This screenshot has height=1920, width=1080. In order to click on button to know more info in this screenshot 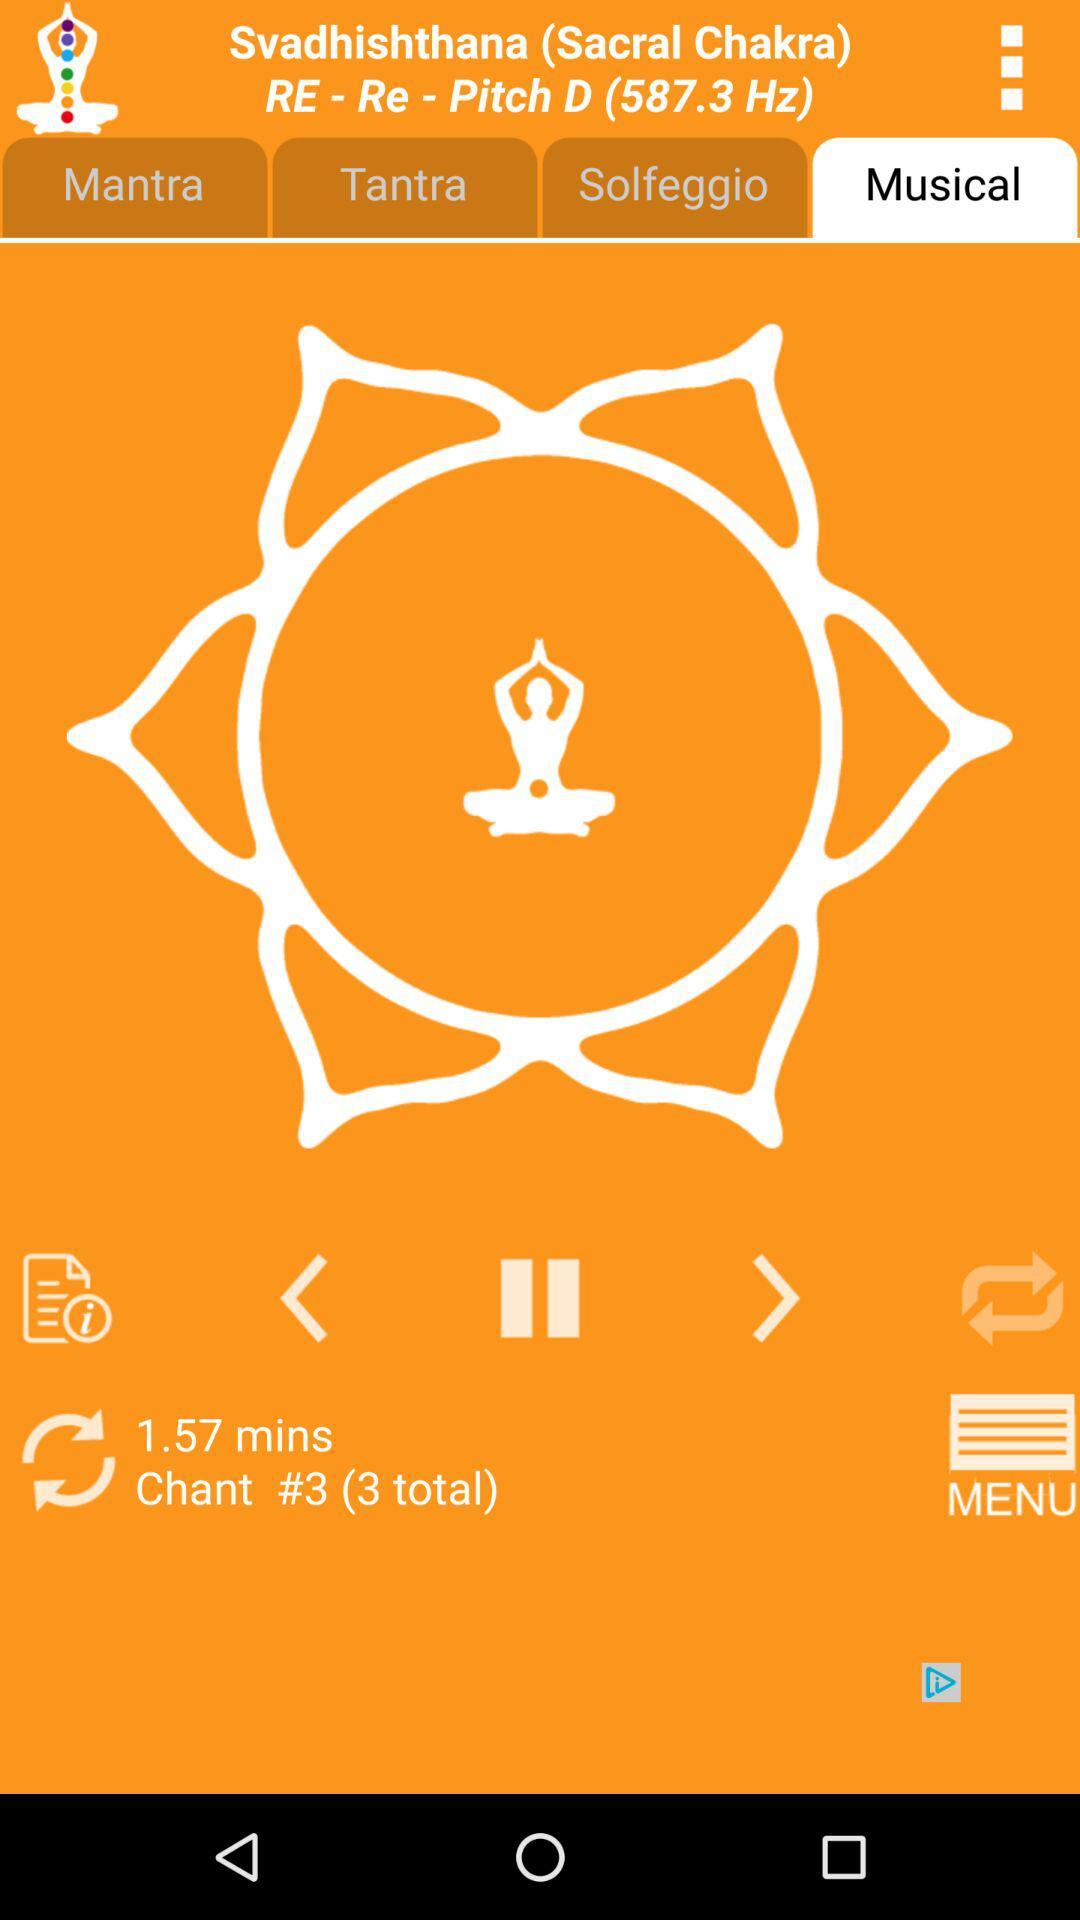, I will do `click(66, 1298)`.